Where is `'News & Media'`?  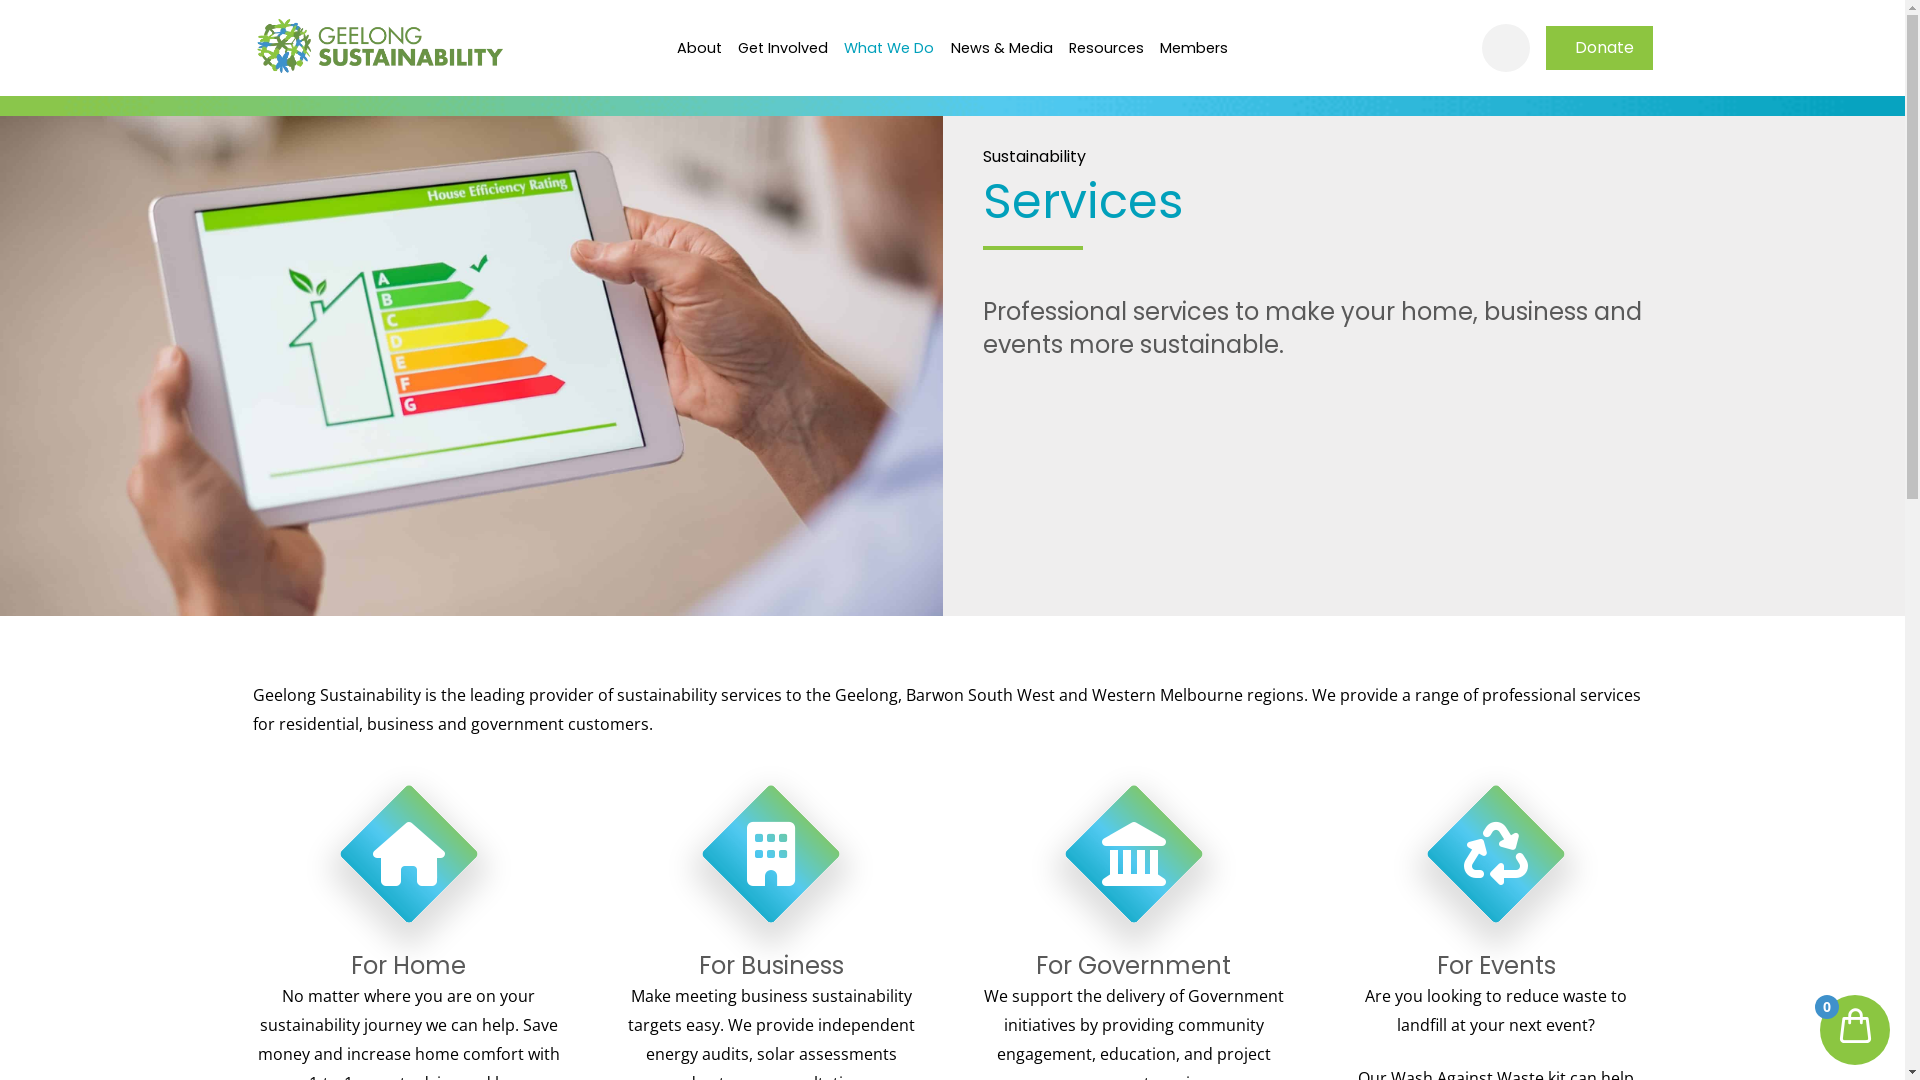
'News & Media' is located at coordinates (1001, 46).